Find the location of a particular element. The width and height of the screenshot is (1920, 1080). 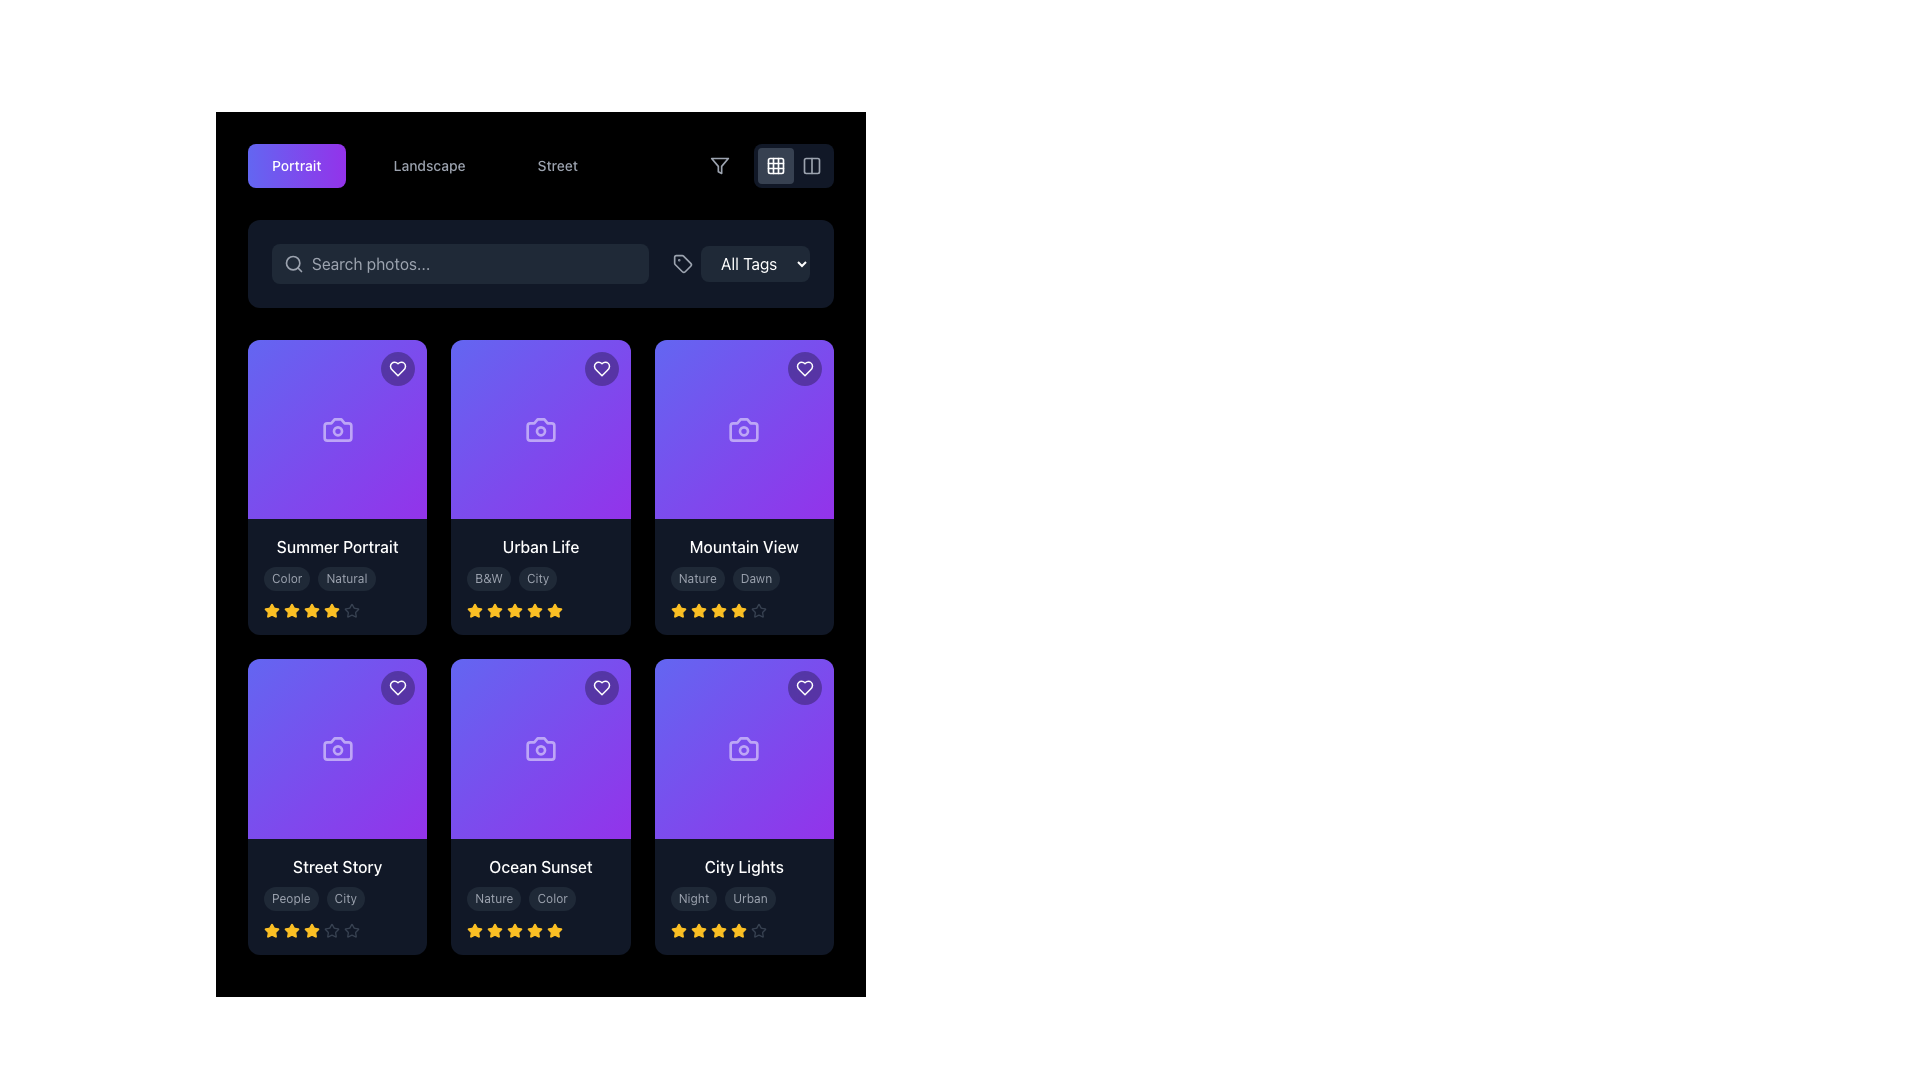

the card in the first row, third column of the grid layout is located at coordinates (743, 487).